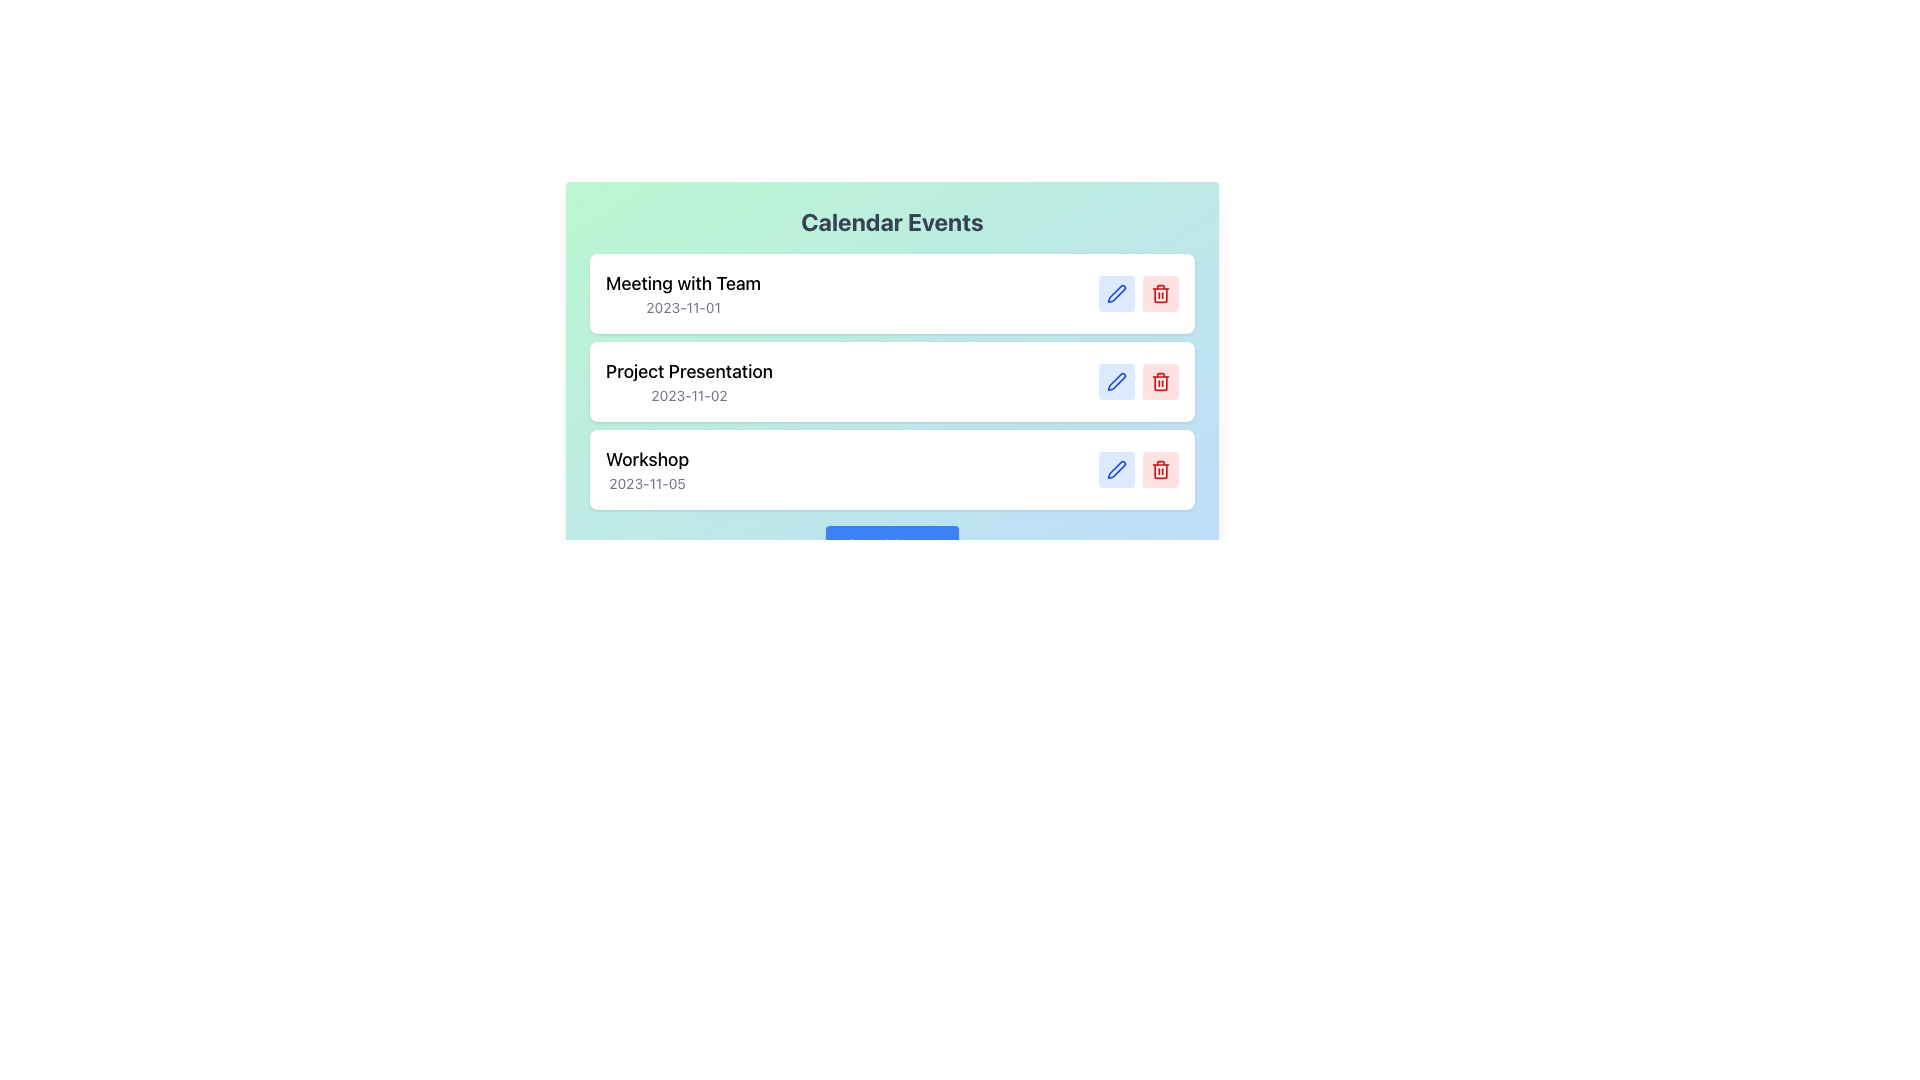 The image size is (1920, 1080). What do you see at coordinates (689, 396) in the screenshot?
I see `the text label displaying the date '2023-11-02', which is smaller and gray, located below the 'Project Presentation' text in the second event of the list` at bounding box center [689, 396].